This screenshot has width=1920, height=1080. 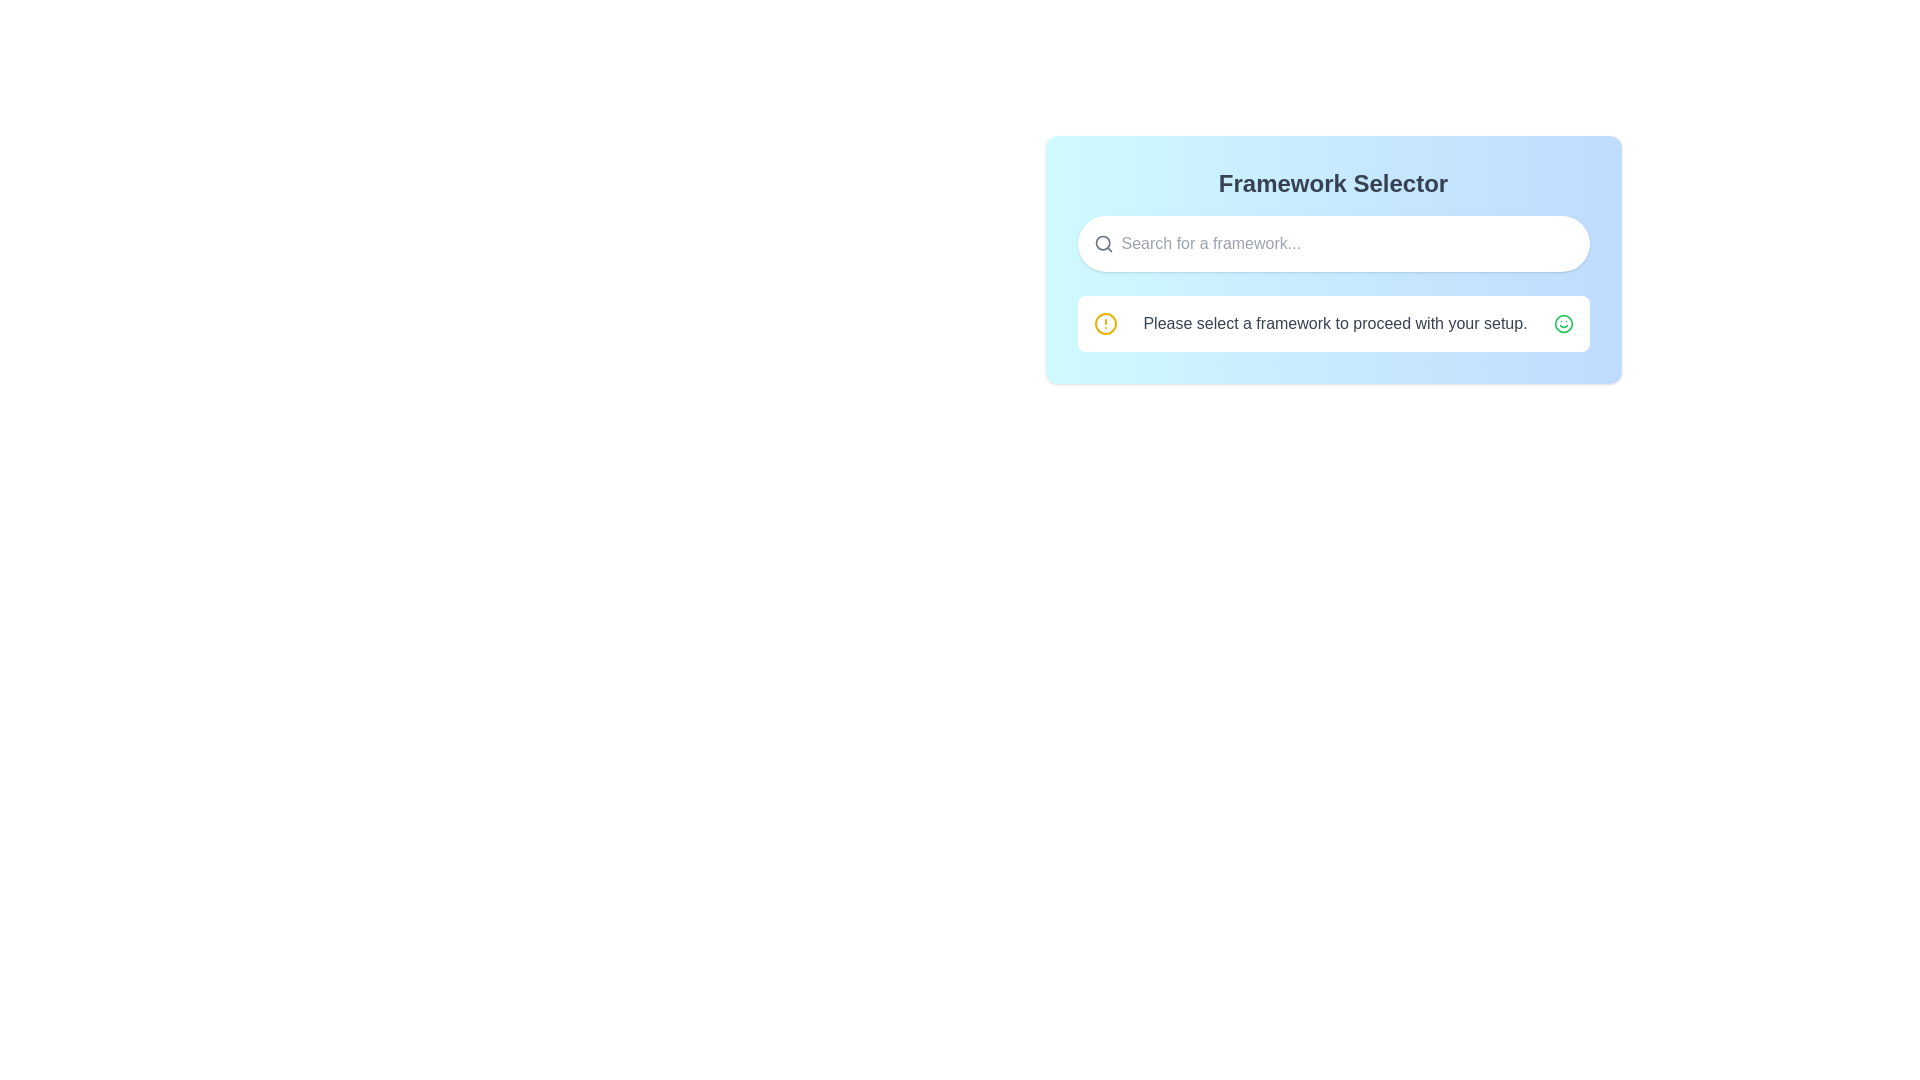 I want to click on the title text element located at the top of the card component, which has a rounded border and a gradient background, positioned directly above the search bar, so click(x=1333, y=184).